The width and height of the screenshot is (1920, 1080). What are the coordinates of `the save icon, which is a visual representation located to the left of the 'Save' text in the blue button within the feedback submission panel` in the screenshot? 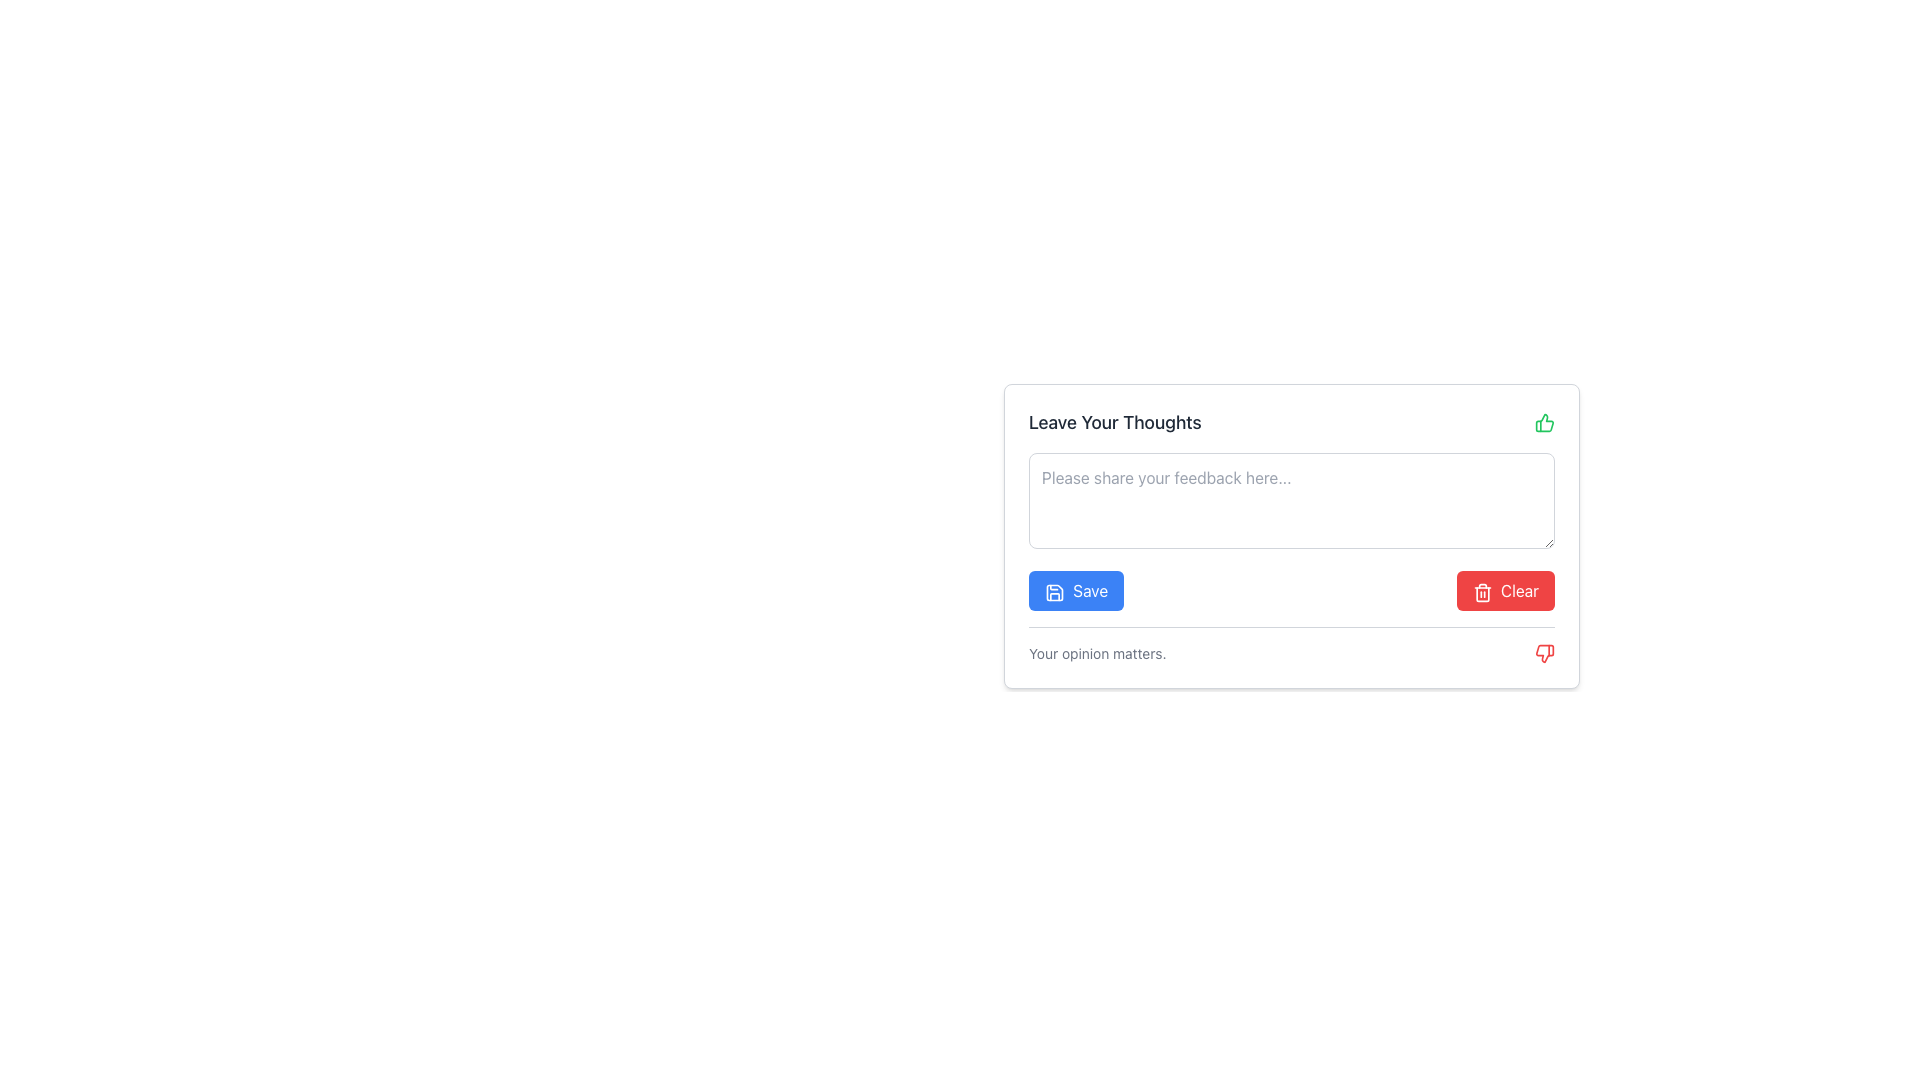 It's located at (1054, 590).